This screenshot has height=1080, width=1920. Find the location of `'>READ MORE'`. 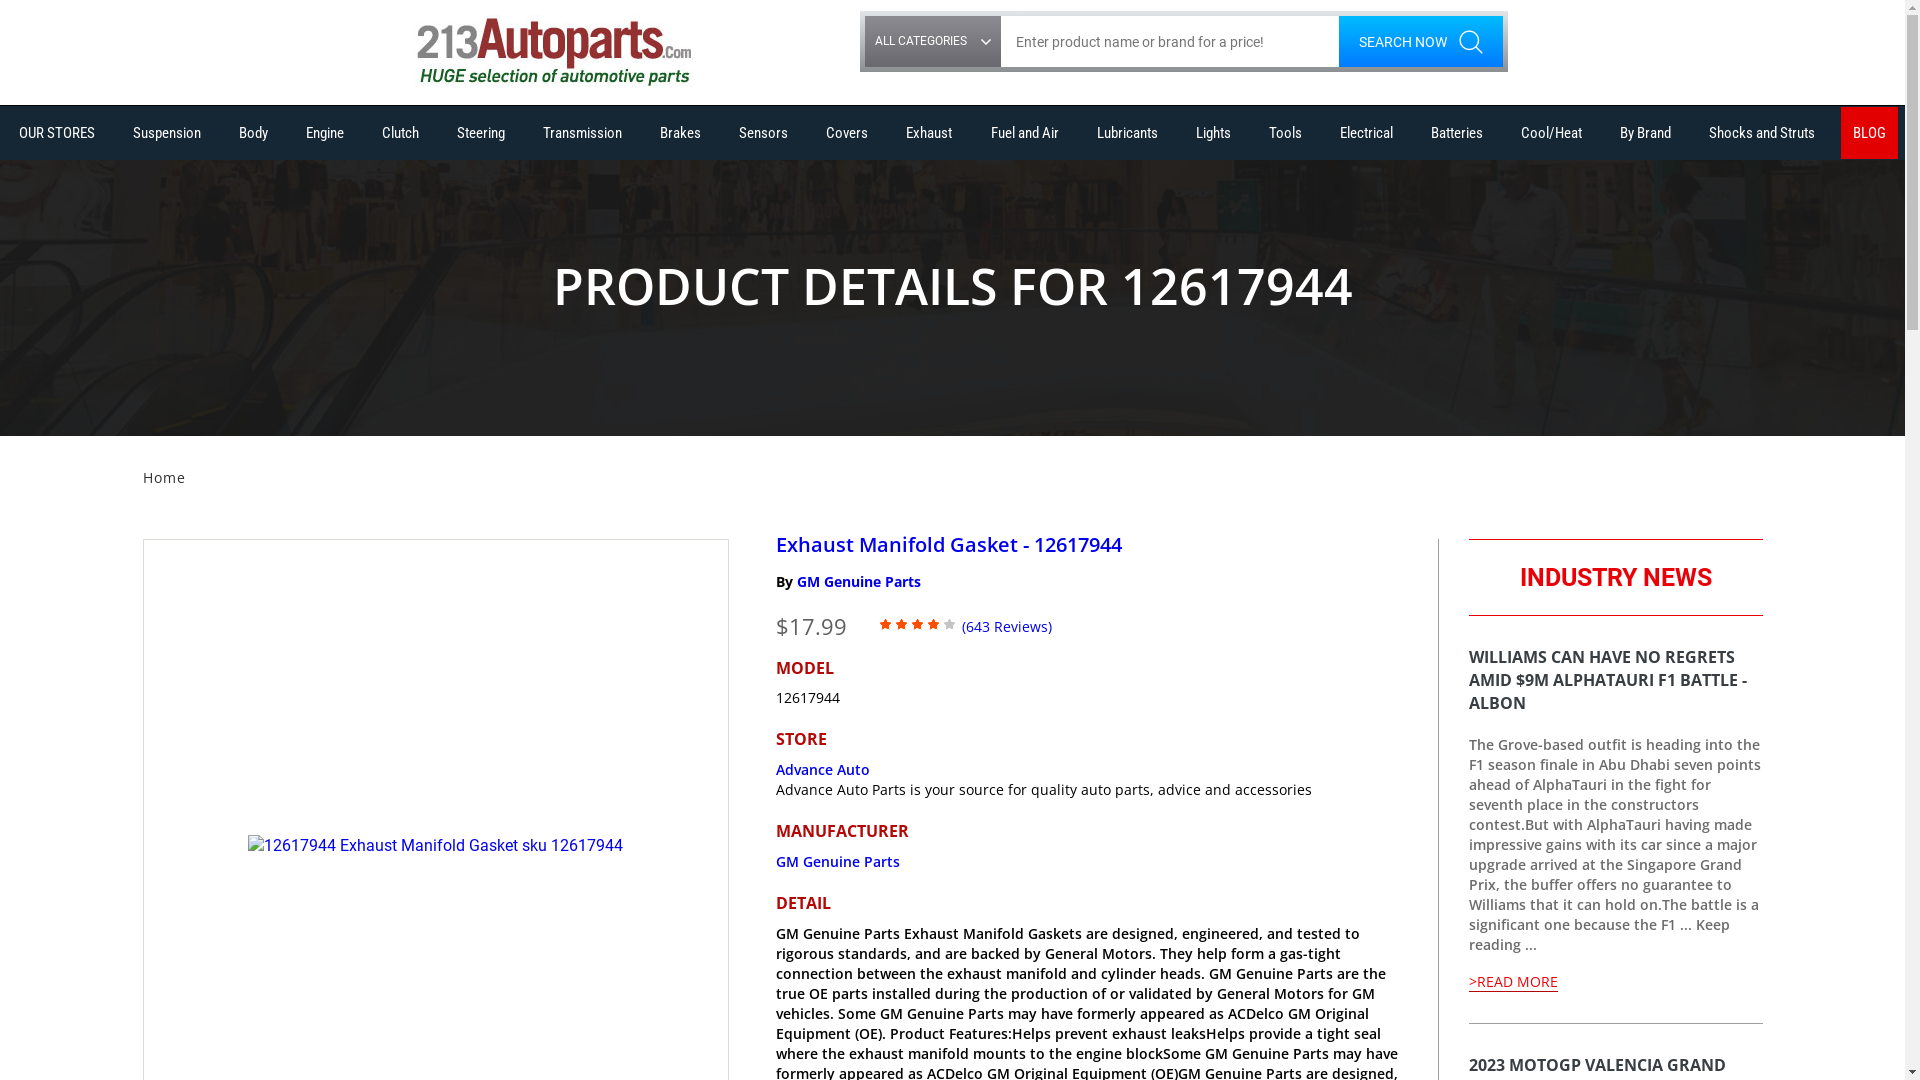

'>READ MORE' is located at coordinates (1512, 981).